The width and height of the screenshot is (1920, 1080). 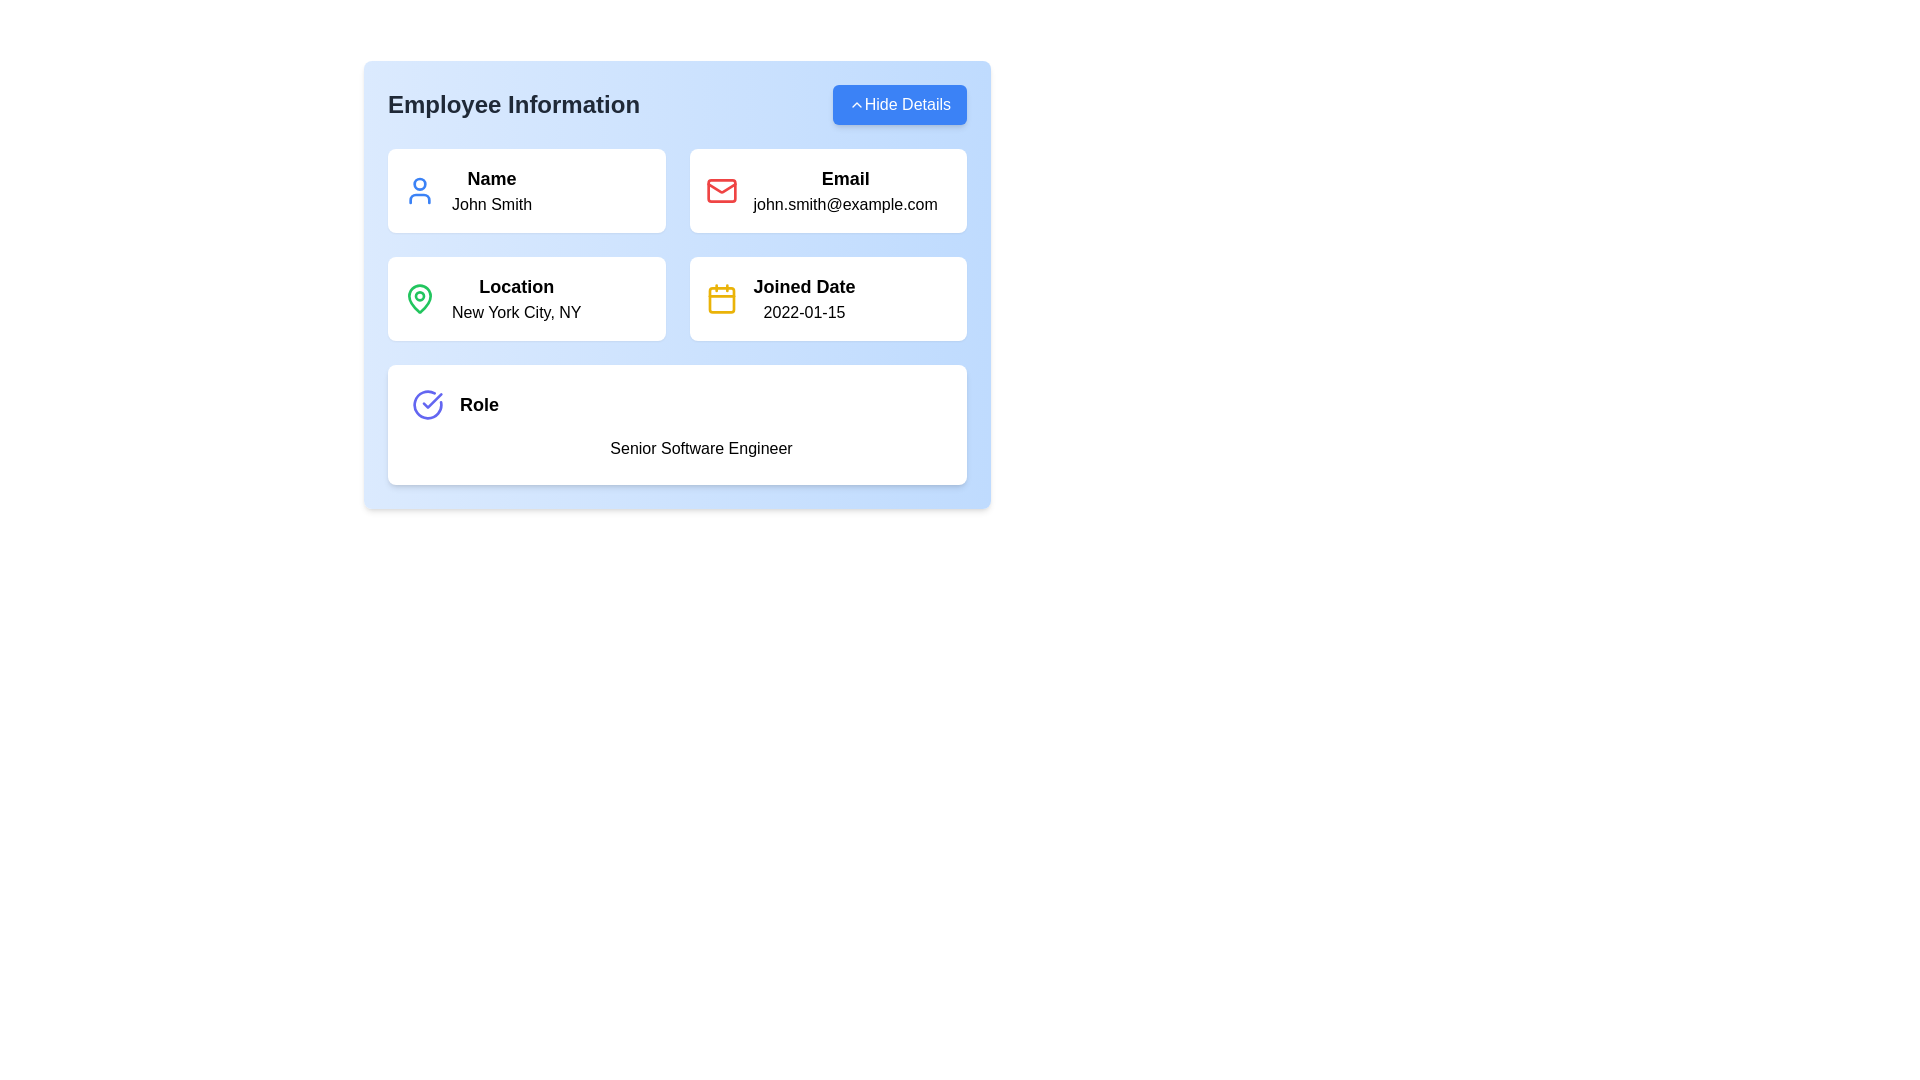 I want to click on the informational text label displaying the date when the individual joined, located beneath the 'Joined Date' label in the 'Employee Information' section's fourth card, so click(x=804, y=312).